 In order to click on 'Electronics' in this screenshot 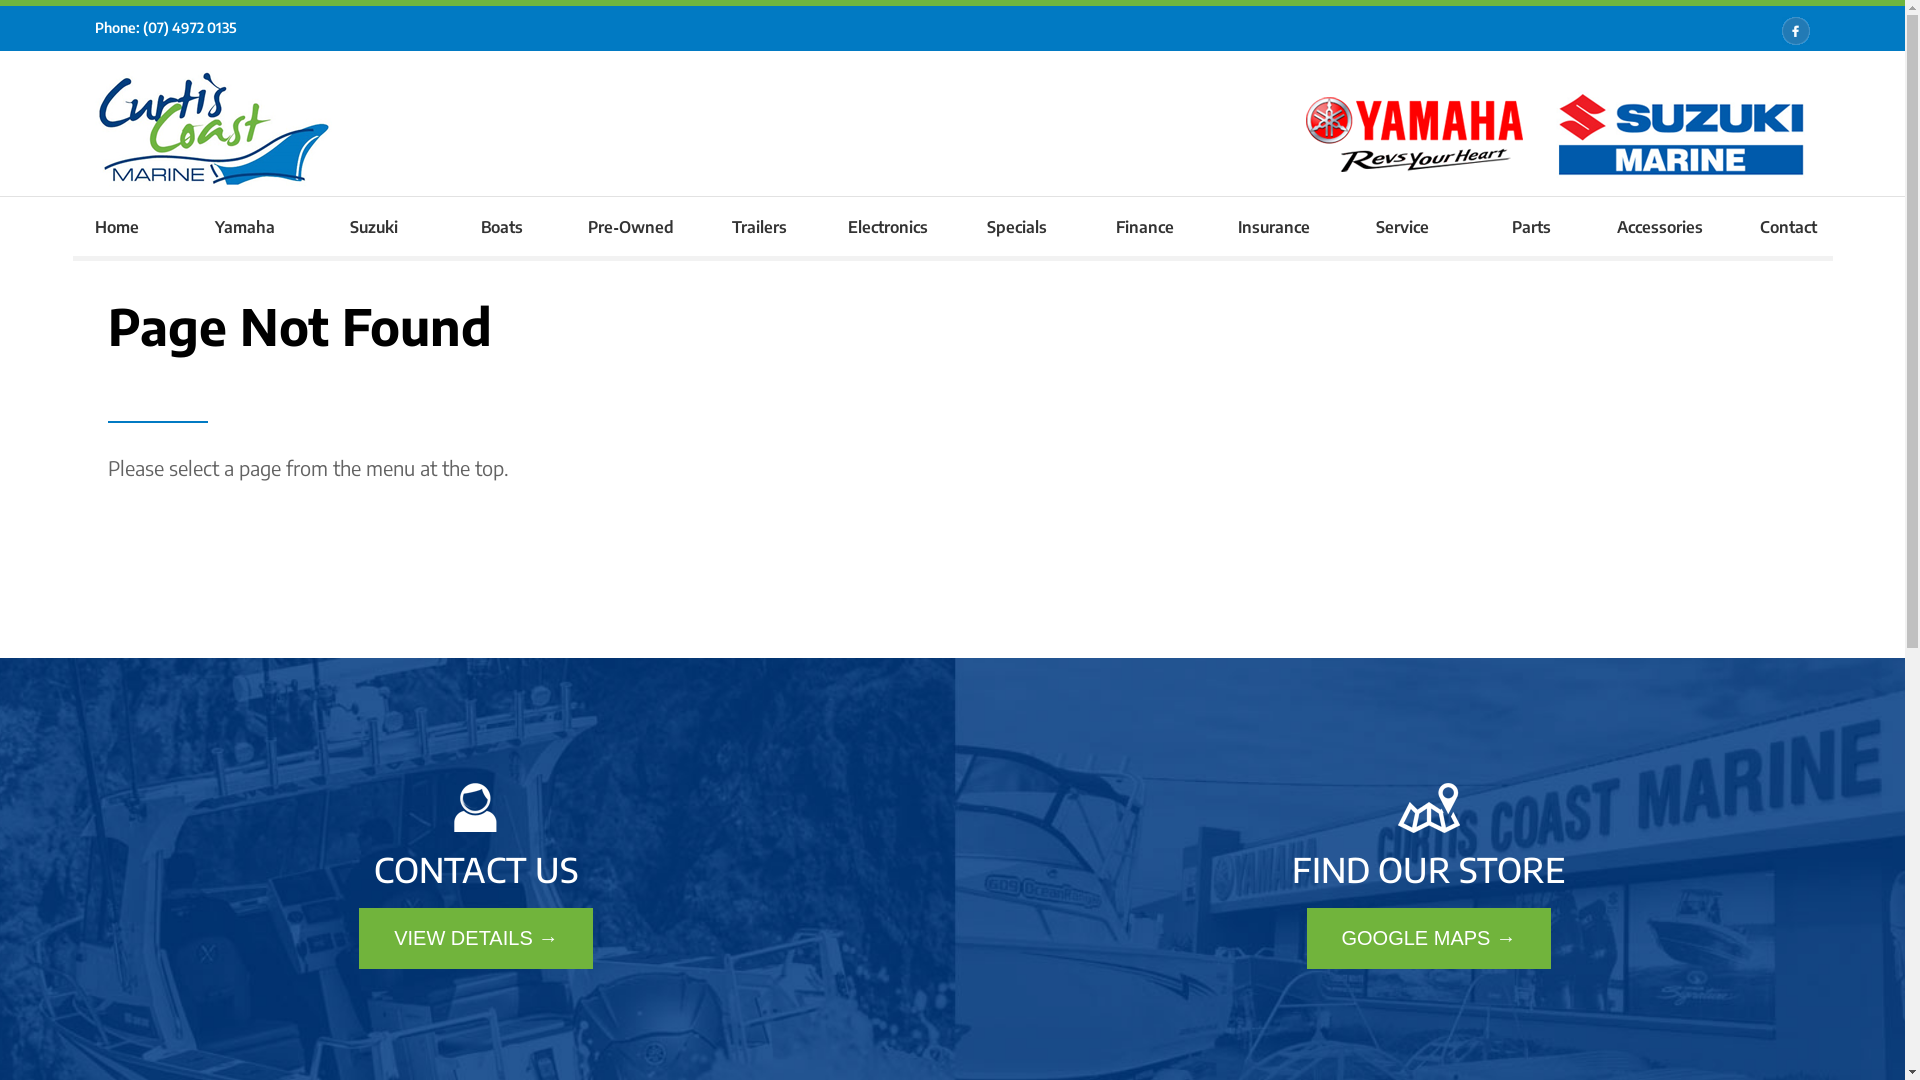, I will do `click(887, 225)`.